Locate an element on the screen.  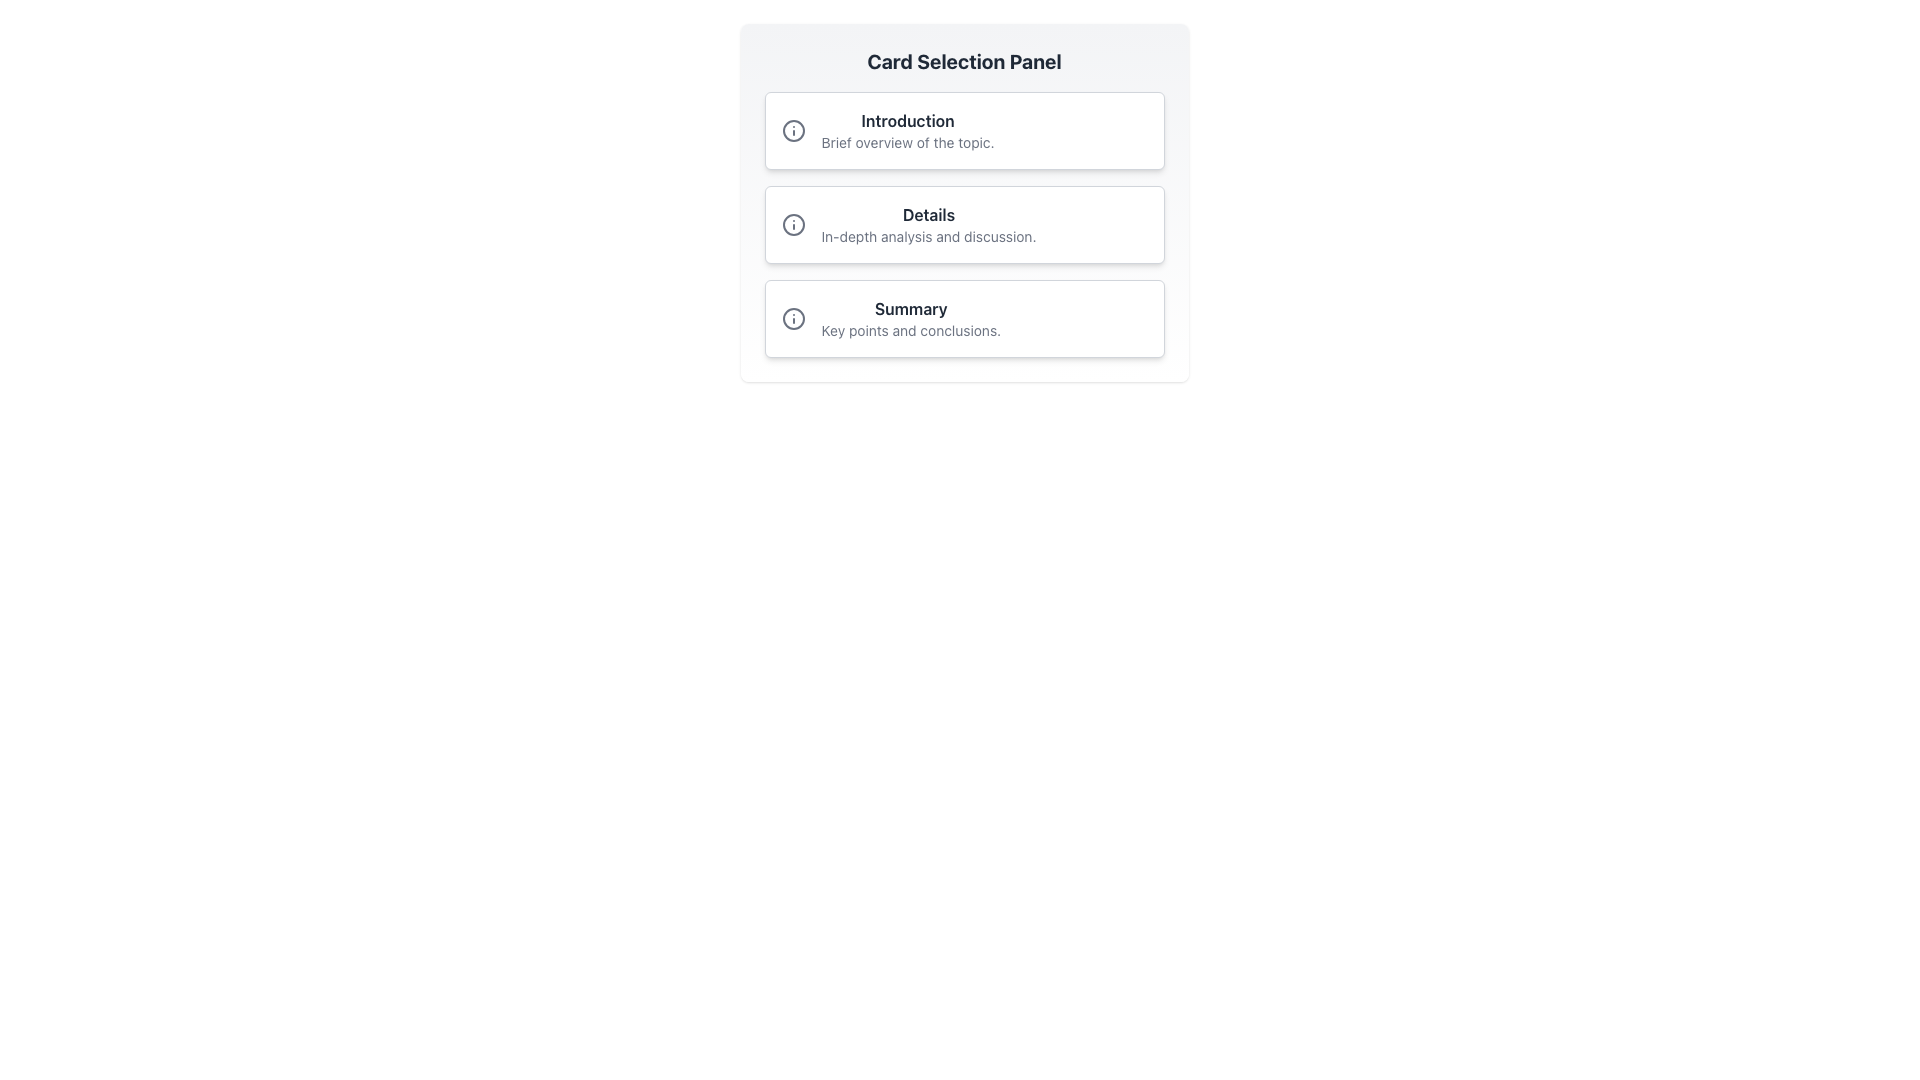
the area surrounding the 'Details' text label, which serves as a title for the section, if interactive features are enabled is located at coordinates (927, 215).